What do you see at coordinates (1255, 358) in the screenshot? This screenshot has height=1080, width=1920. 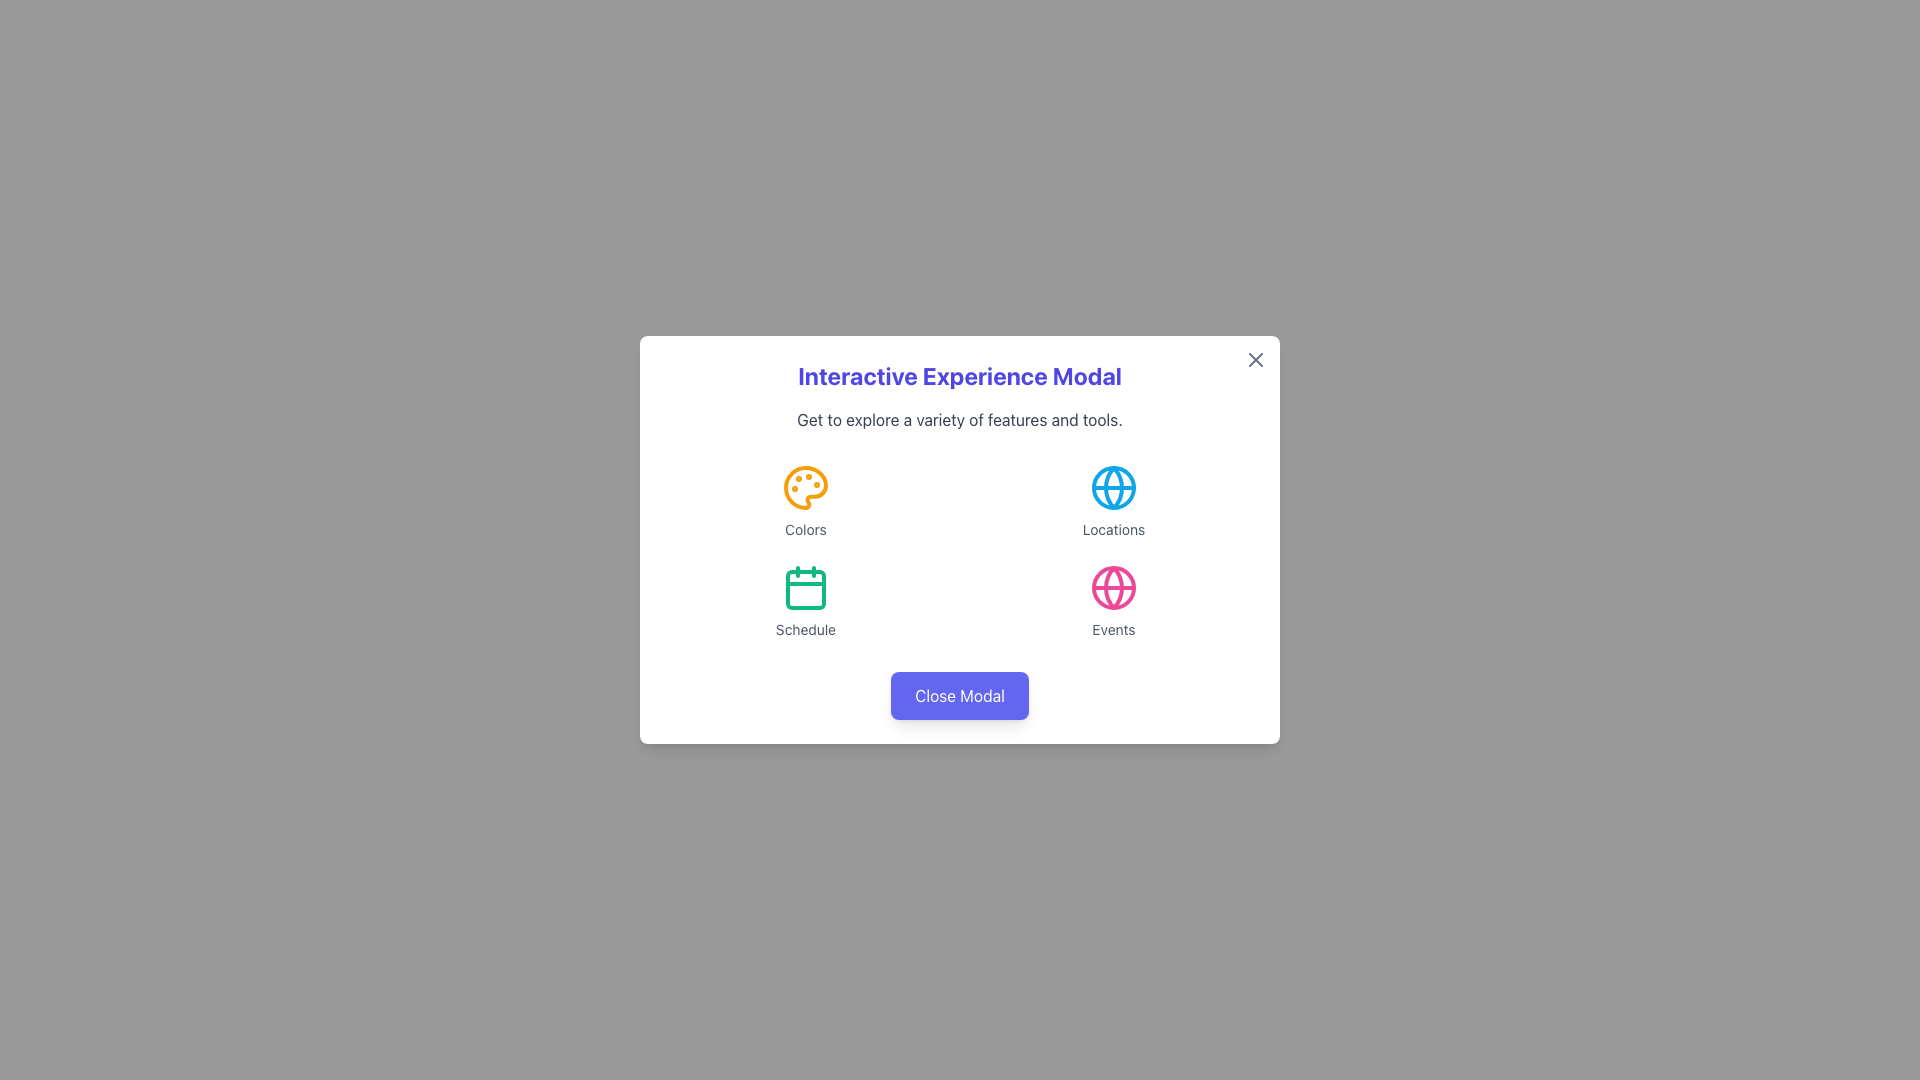 I see `the small button with a cross icon (X) located at the top-right corner of the white modal window to interact with it` at bounding box center [1255, 358].